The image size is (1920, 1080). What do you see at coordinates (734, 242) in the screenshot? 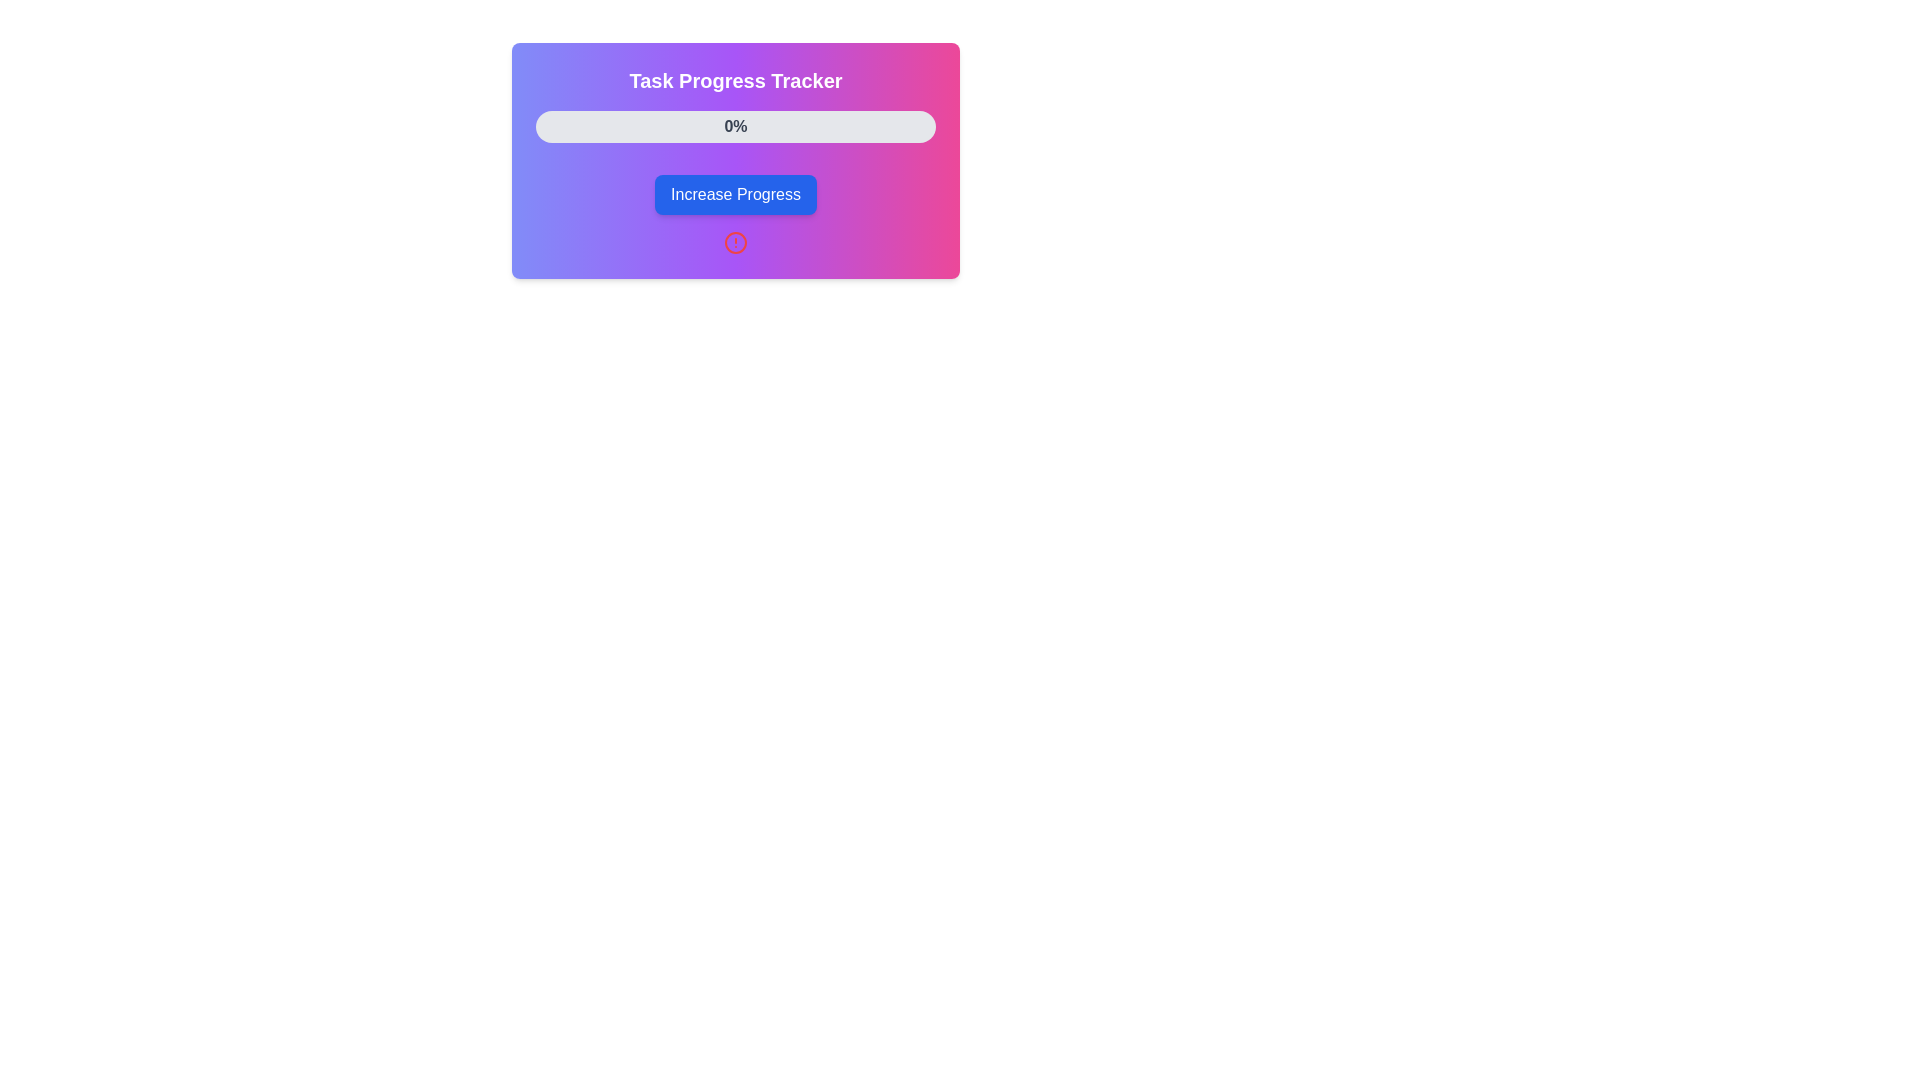
I see `the status indicator icon located directly beneath the blue 'Increase Progress' button, which alerts users to a specific status or message` at bounding box center [734, 242].